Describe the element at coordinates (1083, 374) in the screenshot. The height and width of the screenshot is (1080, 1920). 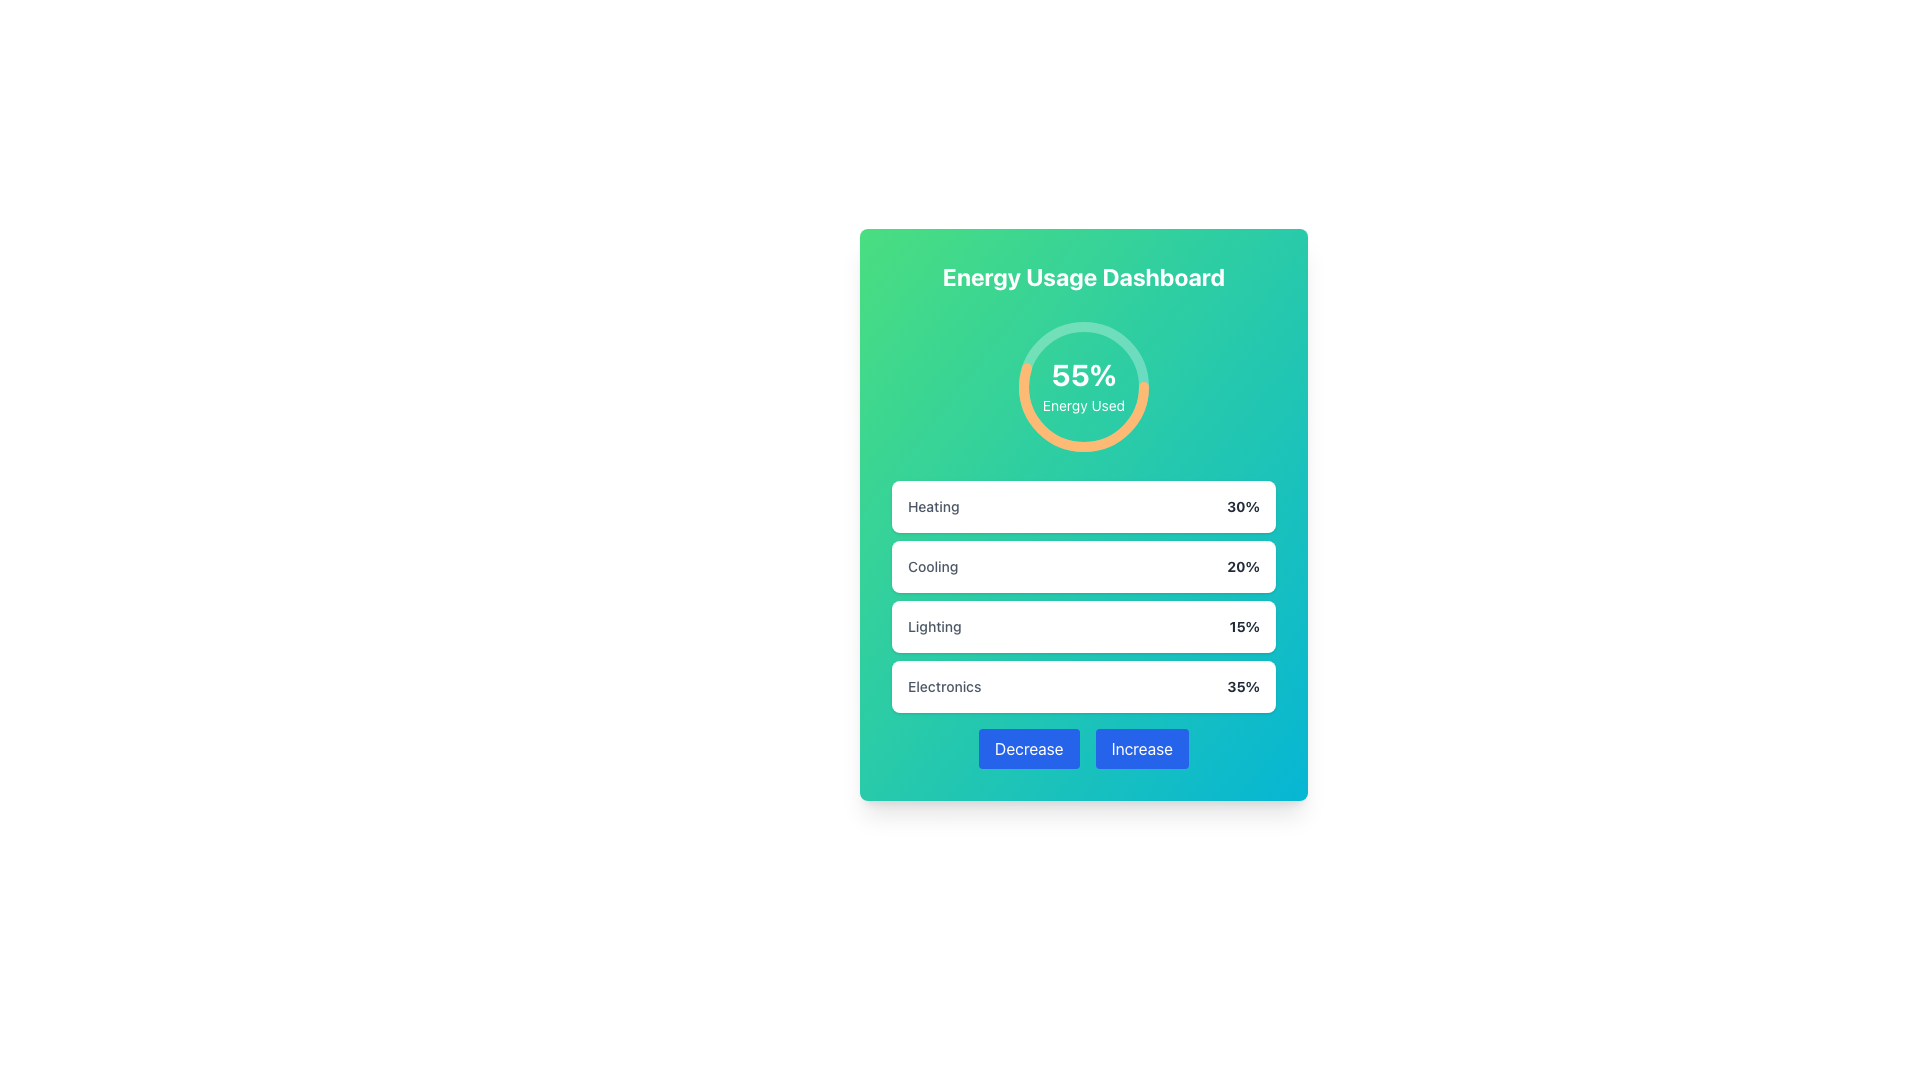
I see `the large bold text element displaying '55%' which is centered within a circular visual indicator in the 'Energy Usage Dashboard'` at that location.